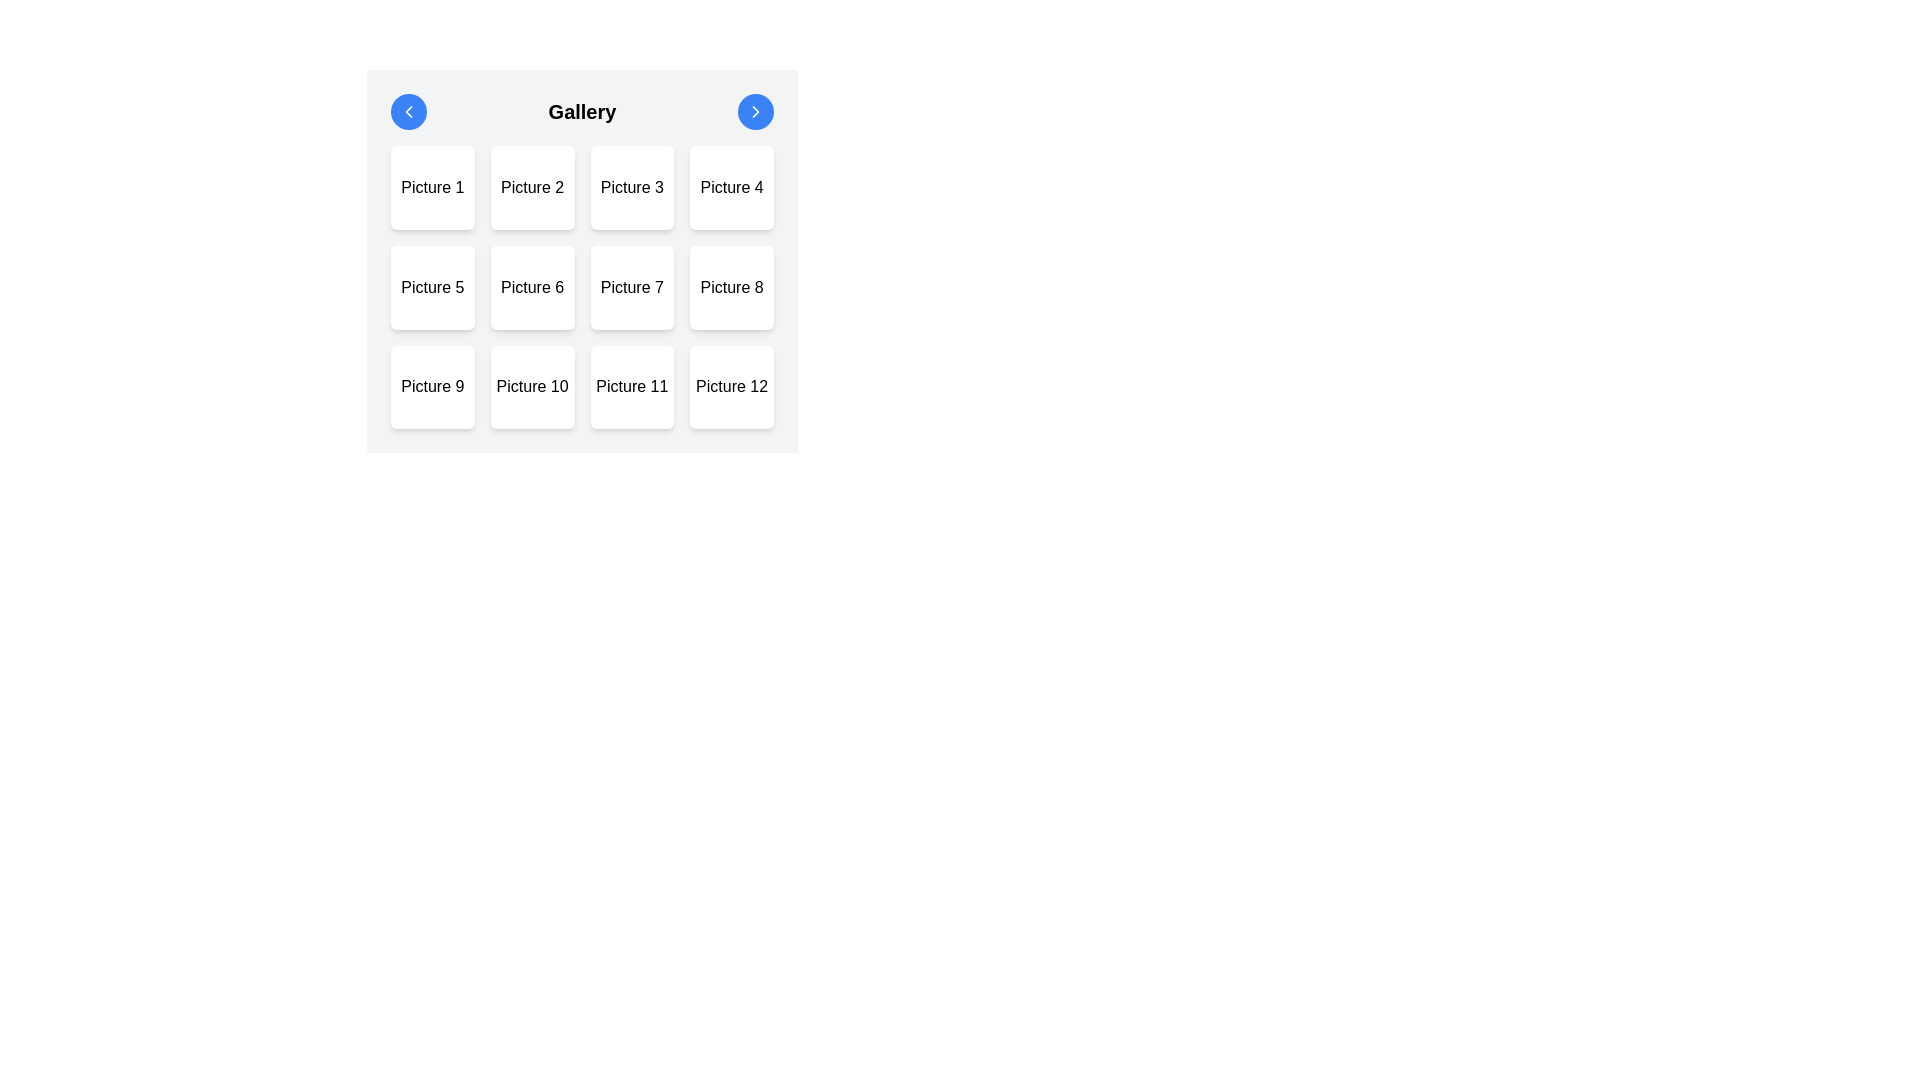 The width and height of the screenshot is (1920, 1080). What do you see at coordinates (754, 111) in the screenshot?
I see `the right-facing chevron arrow icon inside the blue circular button` at bounding box center [754, 111].